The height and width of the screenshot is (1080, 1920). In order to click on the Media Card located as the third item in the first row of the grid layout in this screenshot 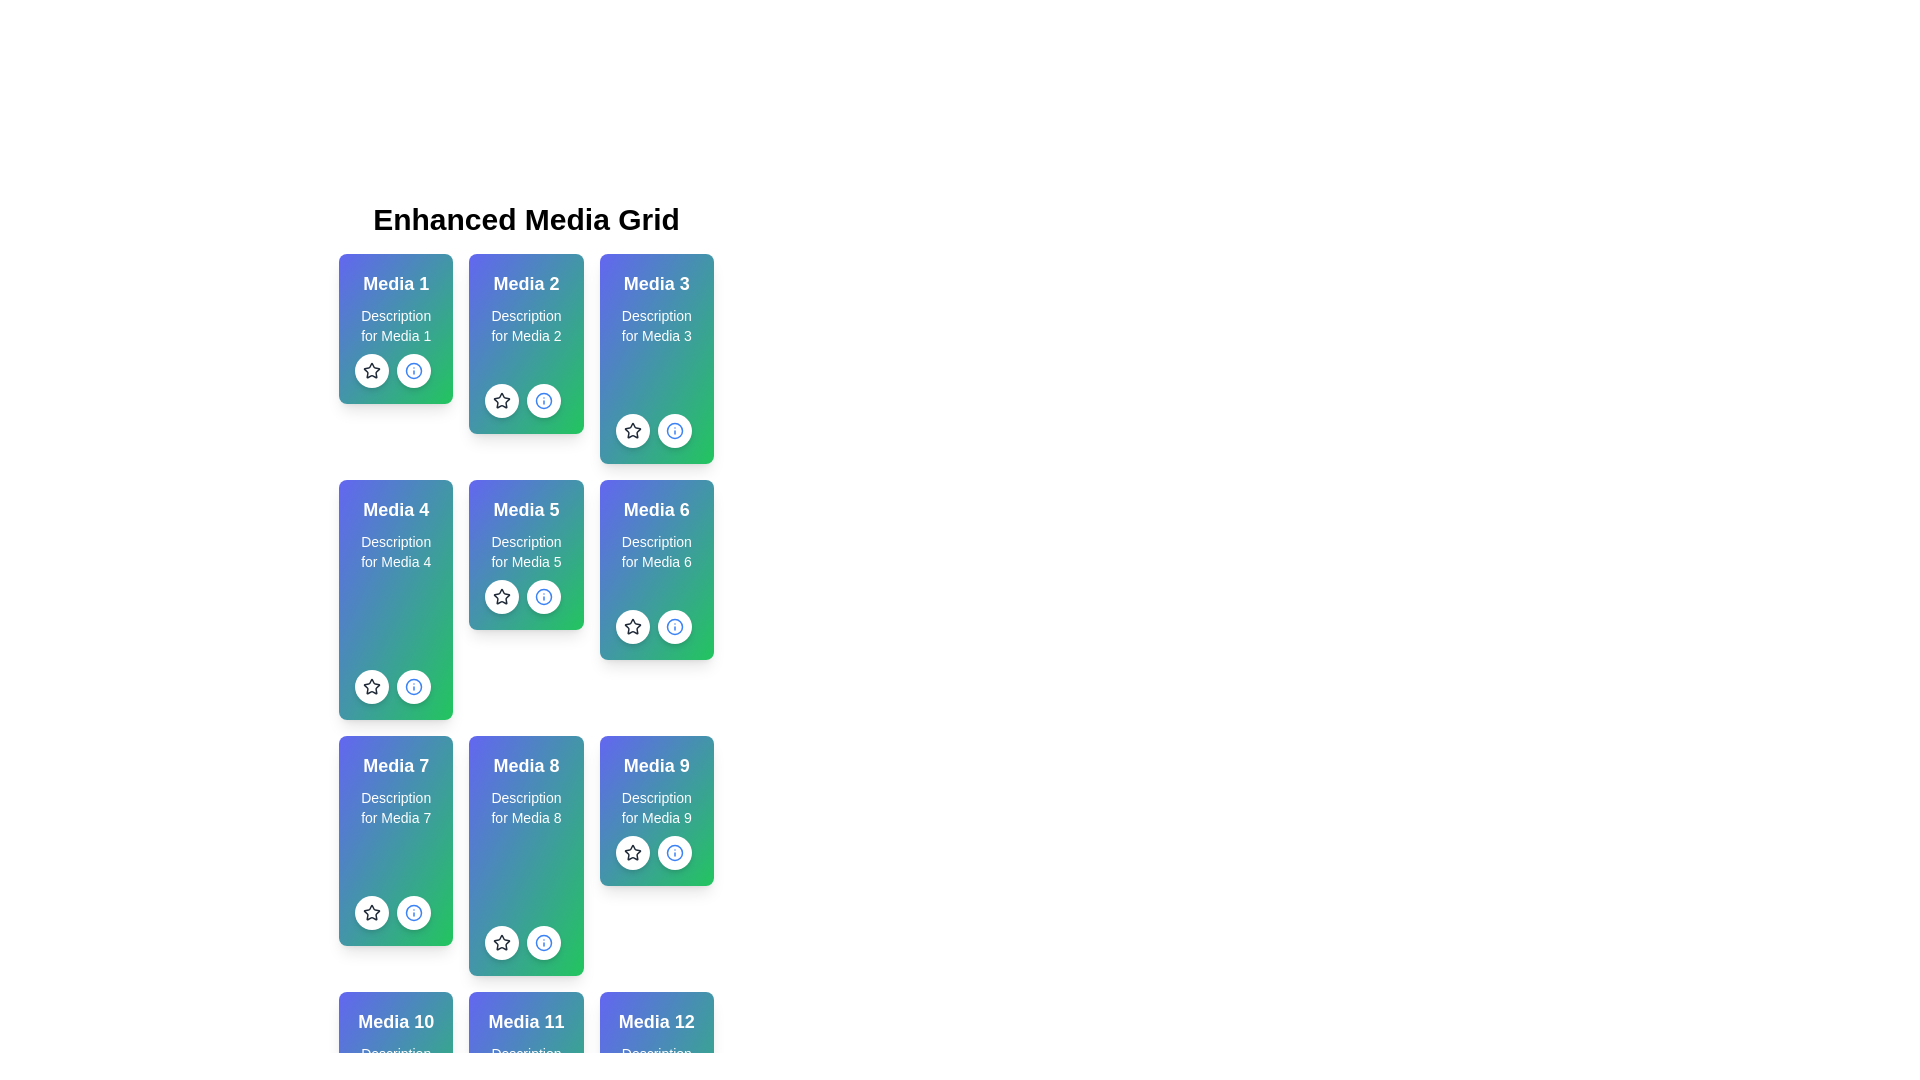, I will do `click(656, 357)`.